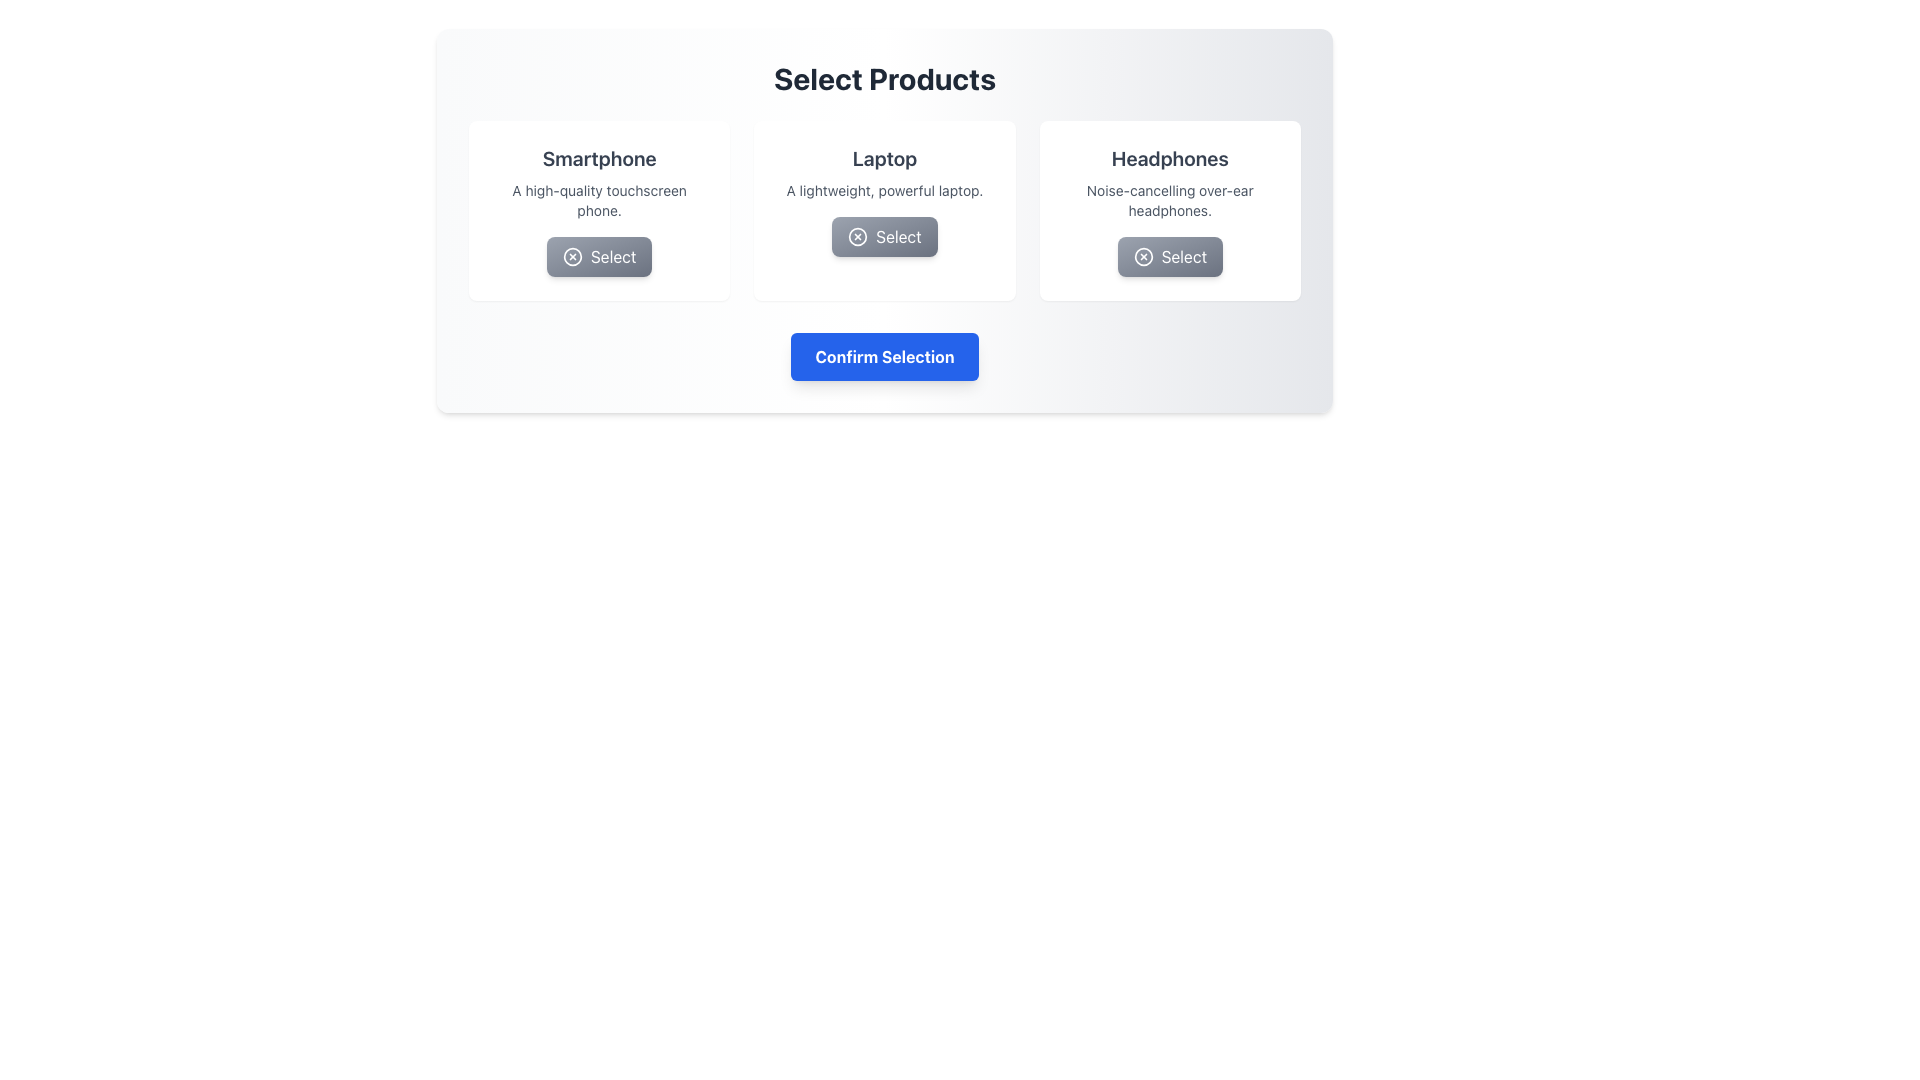 The width and height of the screenshot is (1920, 1080). Describe the element at coordinates (883, 220) in the screenshot. I see `the interactive button located under the 'Laptop' item with title text 'Laptop' and description 'A lightweight, powerful laptop.' to trigger the scaling effect` at that location.